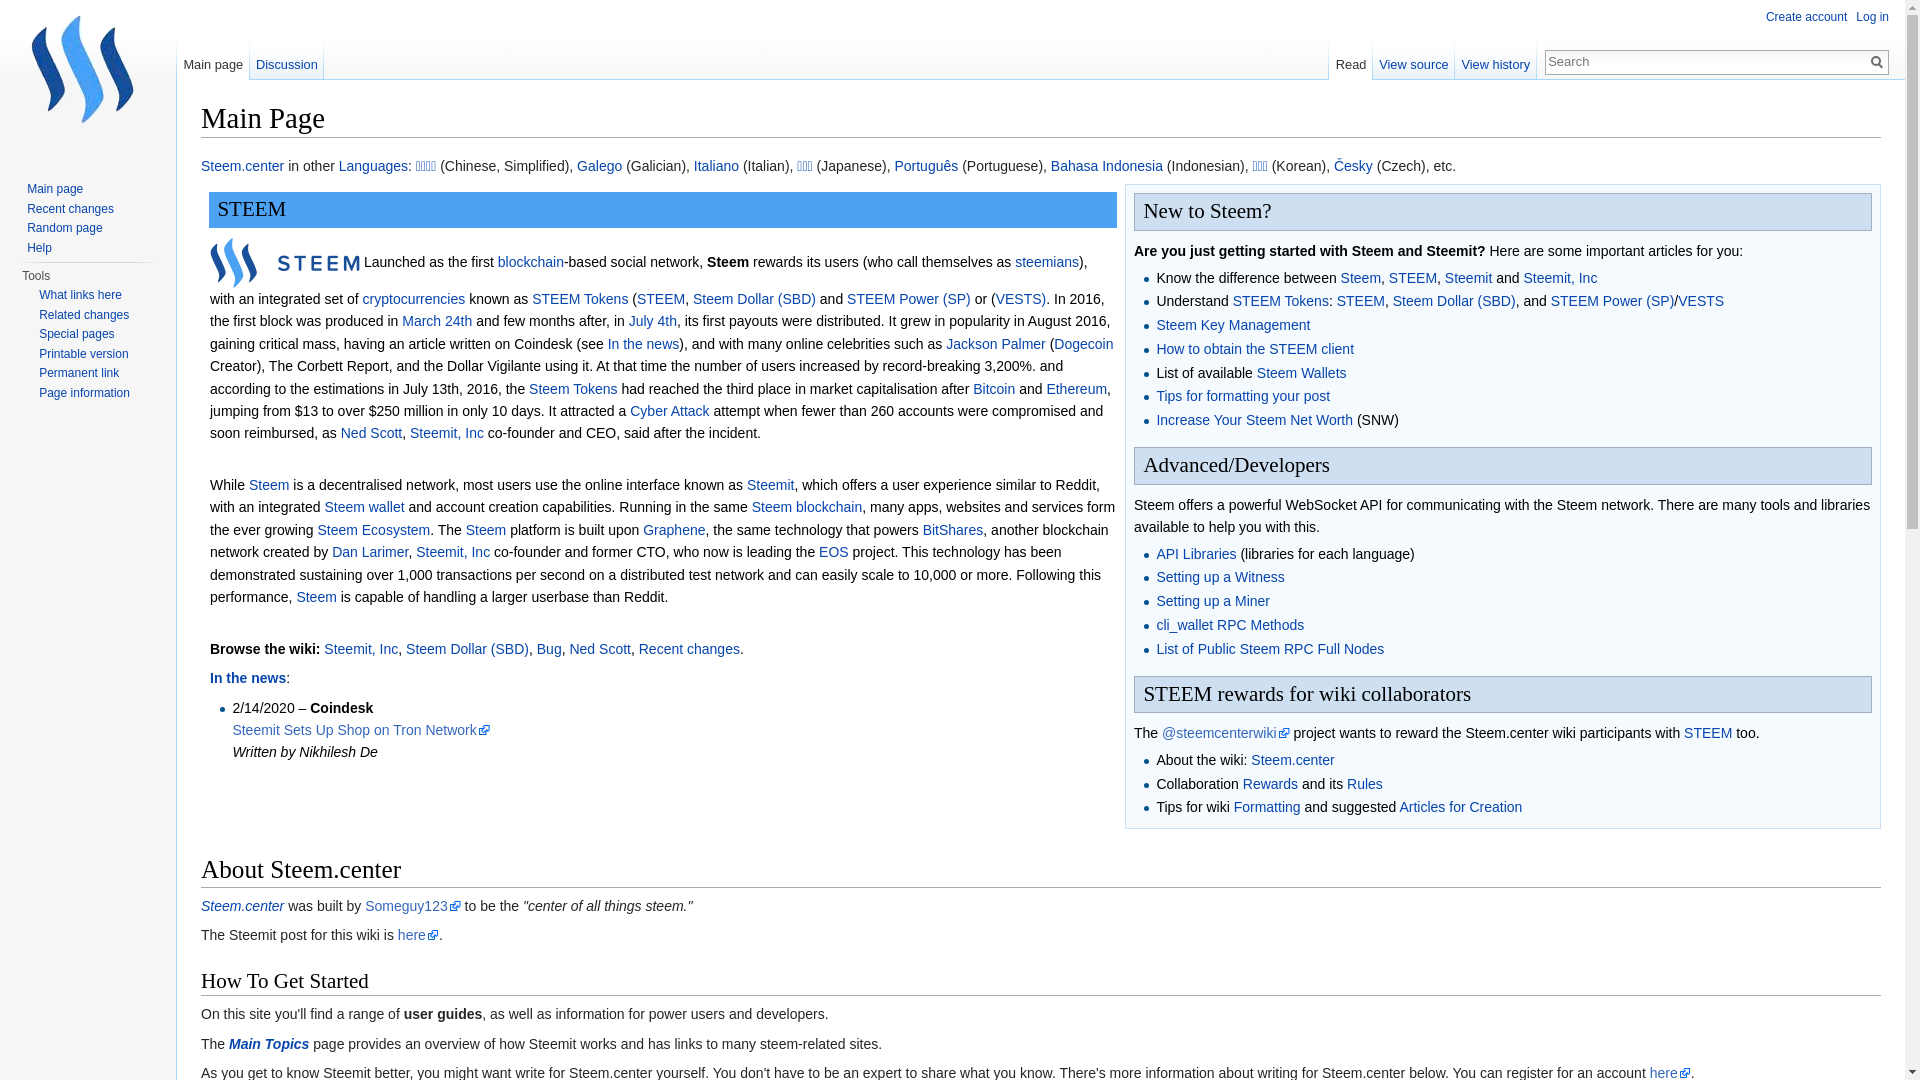 The image size is (1920, 1080). What do you see at coordinates (408, 431) in the screenshot?
I see `'Steemit, Inc'` at bounding box center [408, 431].